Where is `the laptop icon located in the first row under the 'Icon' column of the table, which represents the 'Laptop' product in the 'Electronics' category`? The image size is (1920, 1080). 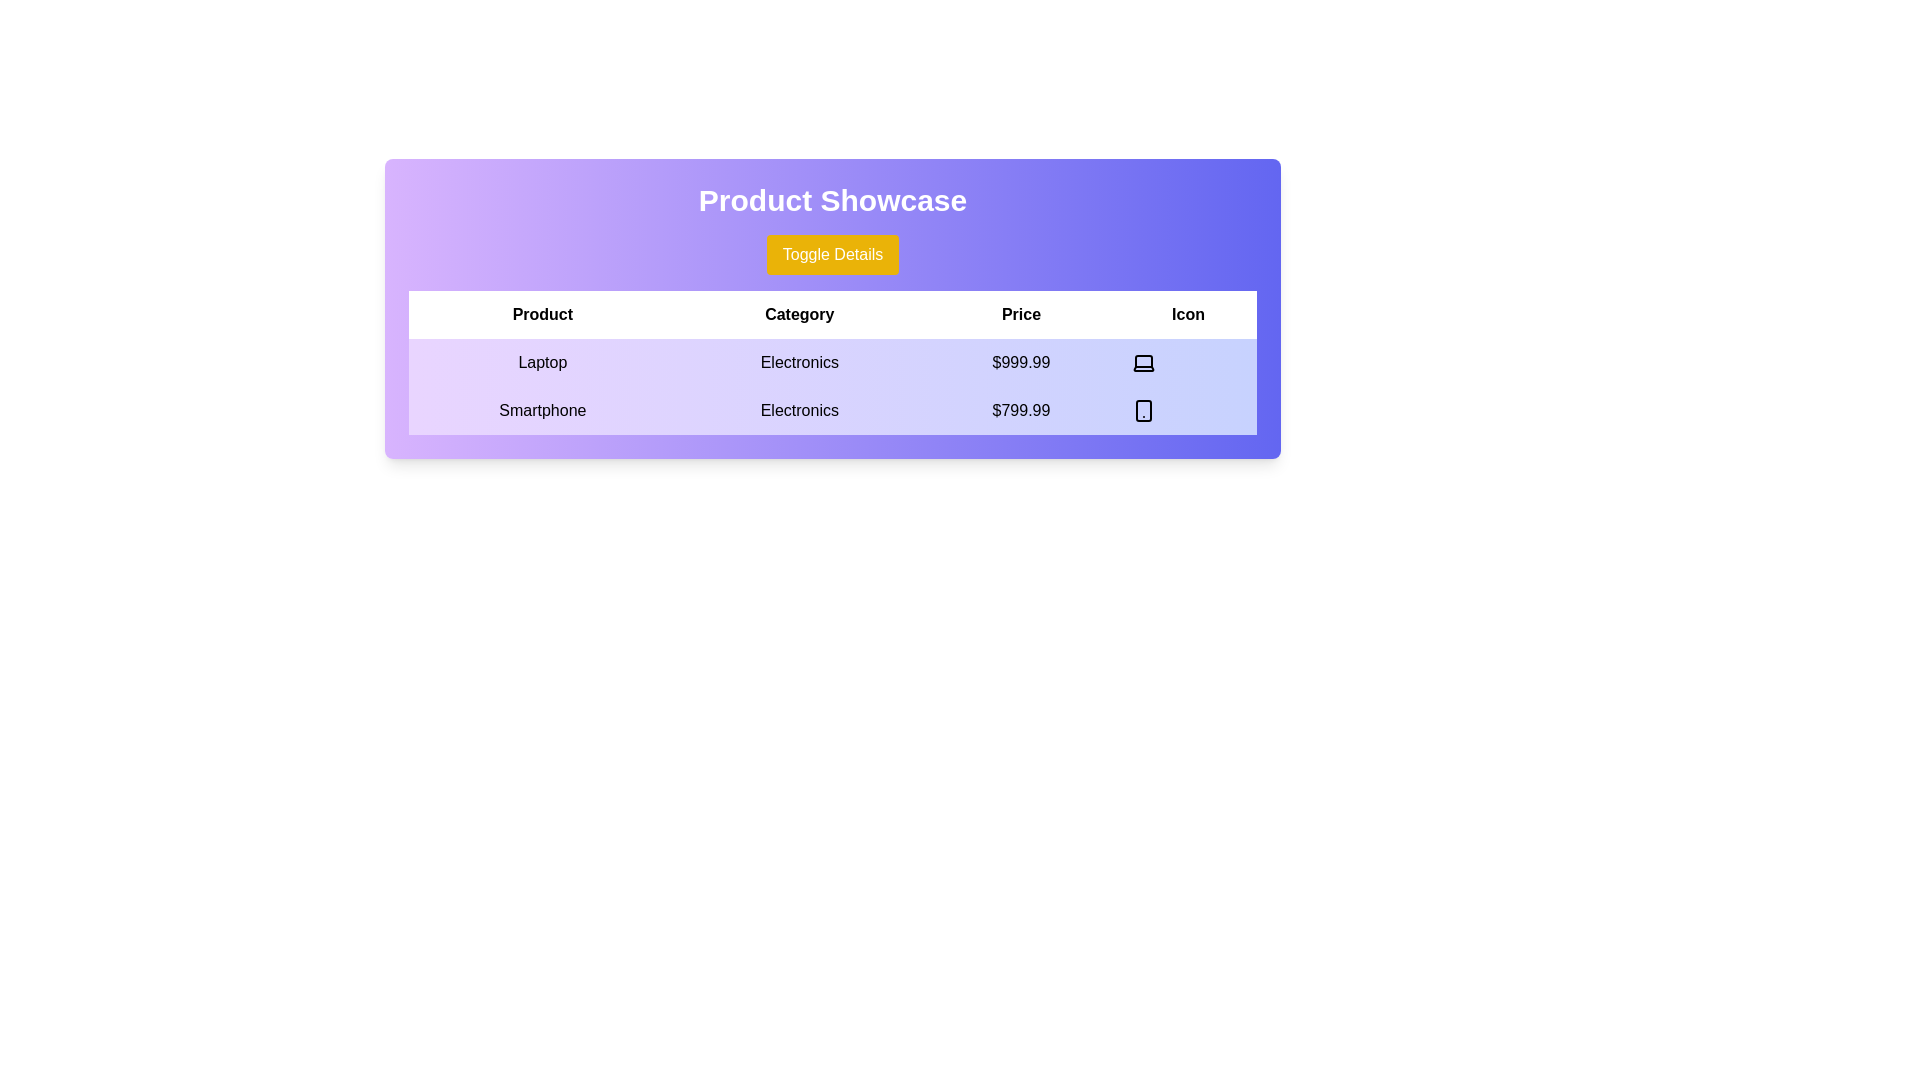
the laptop icon located in the first row under the 'Icon' column of the table, which represents the 'Laptop' product in the 'Electronics' category is located at coordinates (1143, 362).